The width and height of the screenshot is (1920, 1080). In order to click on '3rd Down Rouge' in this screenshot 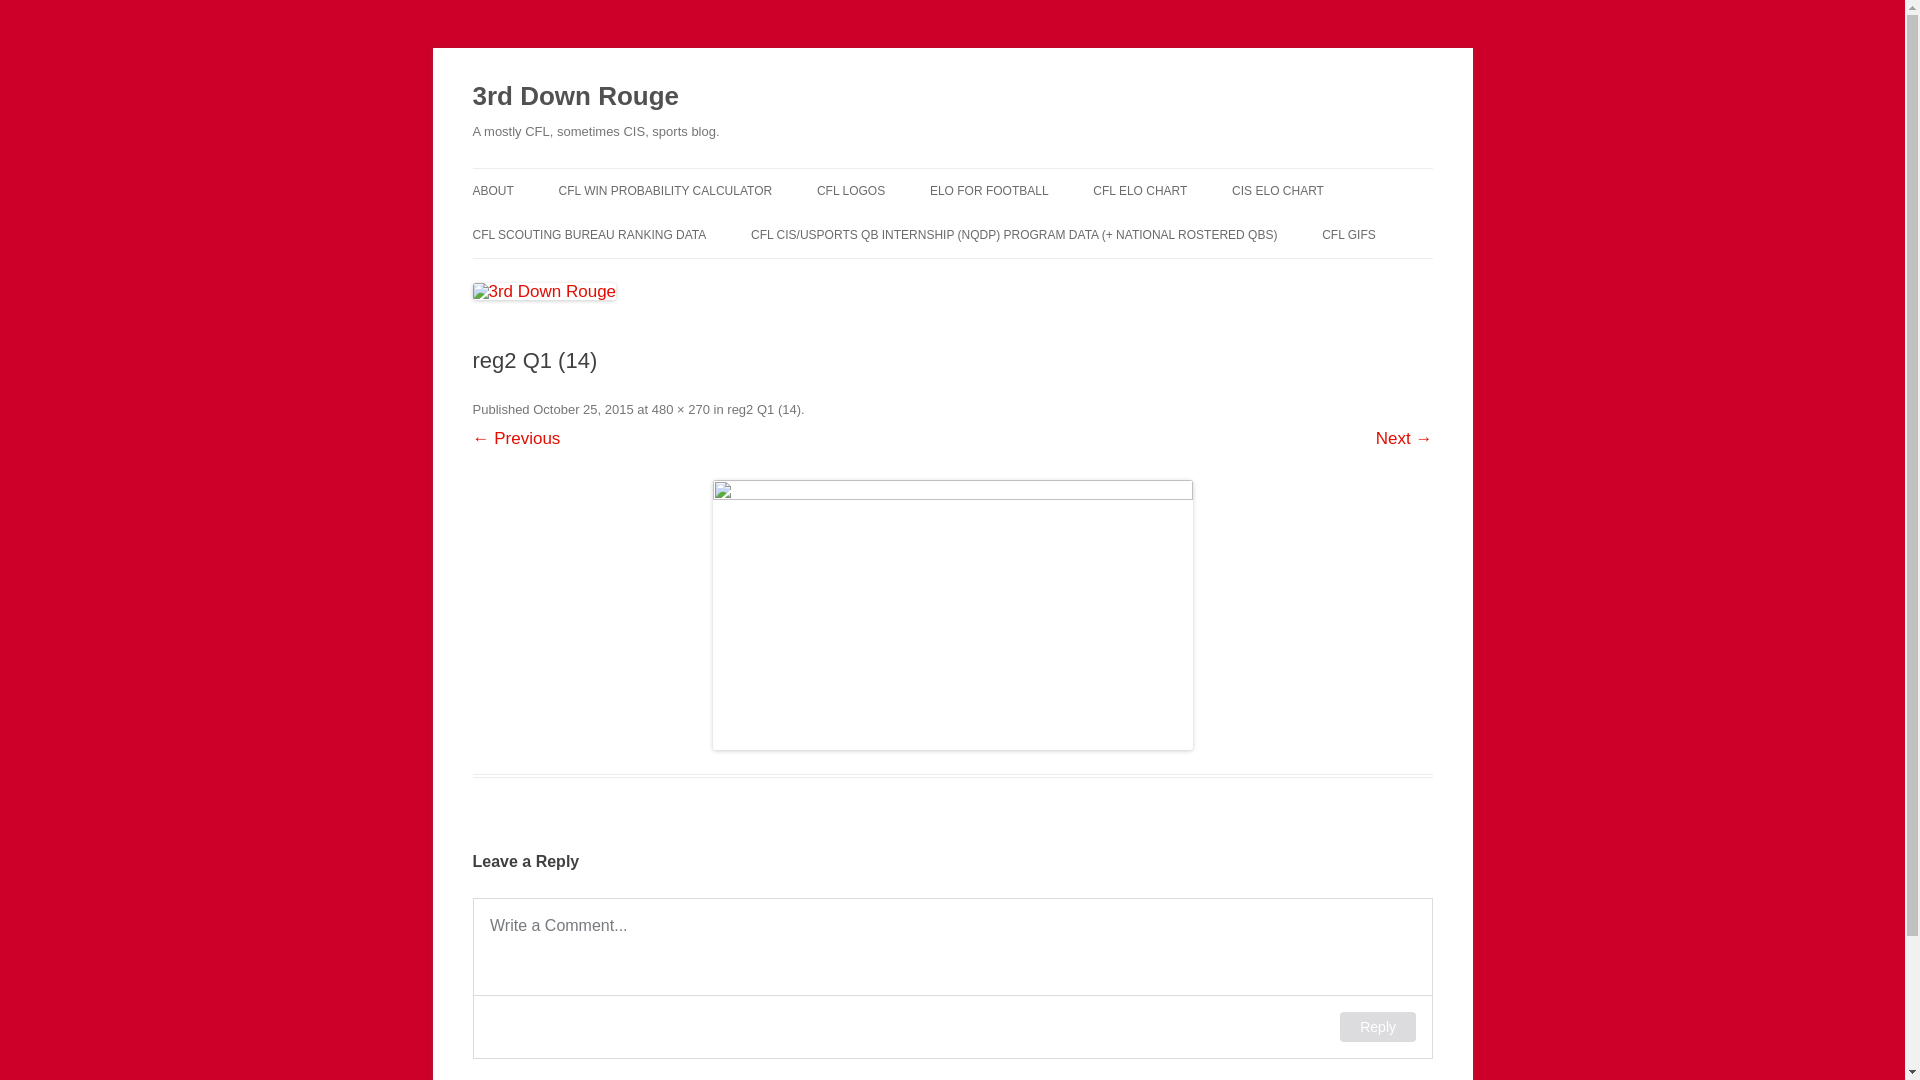, I will do `click(574, 96)`.